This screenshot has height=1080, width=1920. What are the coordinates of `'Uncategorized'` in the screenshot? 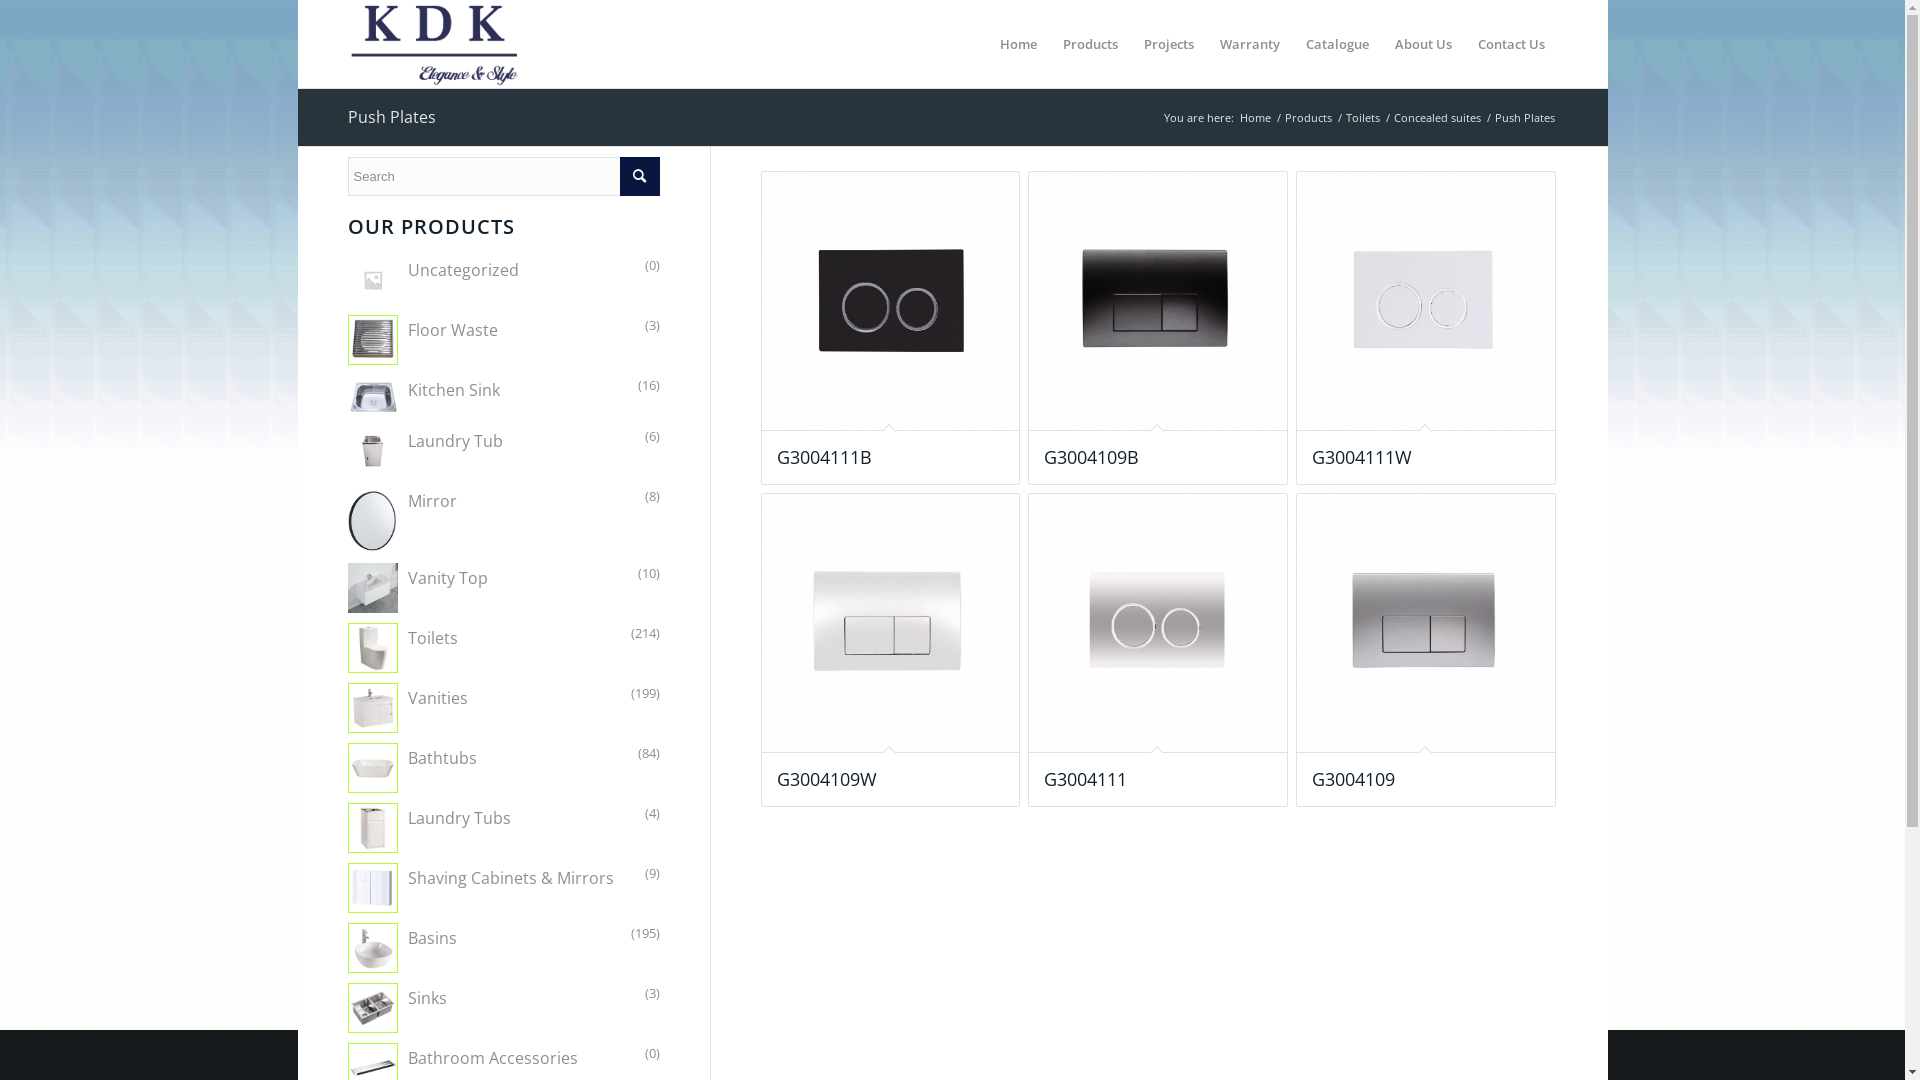 It's located at (373, 280).